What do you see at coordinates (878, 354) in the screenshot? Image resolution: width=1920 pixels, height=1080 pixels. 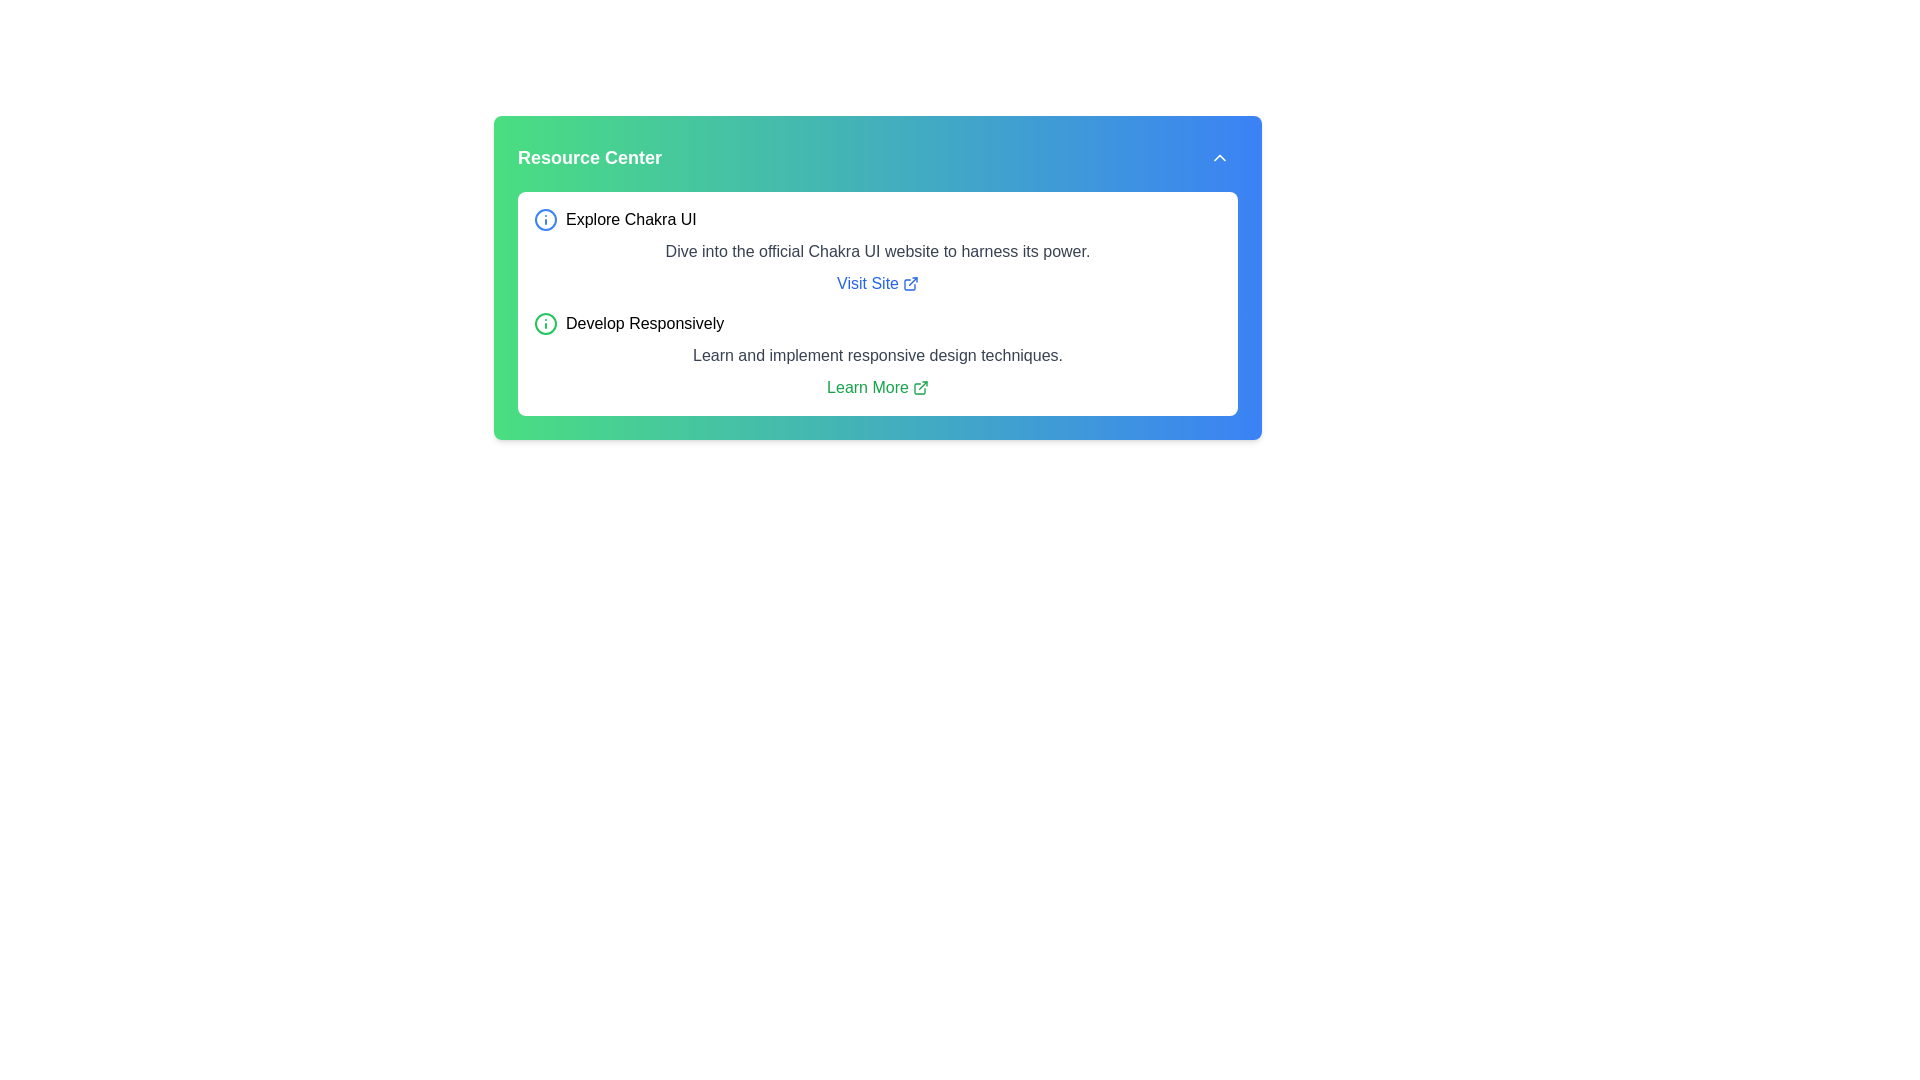 I see `the informational text block with a link that provides information about learning responsive design techniques, located below the 'Explore Chakra UI' section in the 'Resource Center' card` at bounding box center [878, 354].